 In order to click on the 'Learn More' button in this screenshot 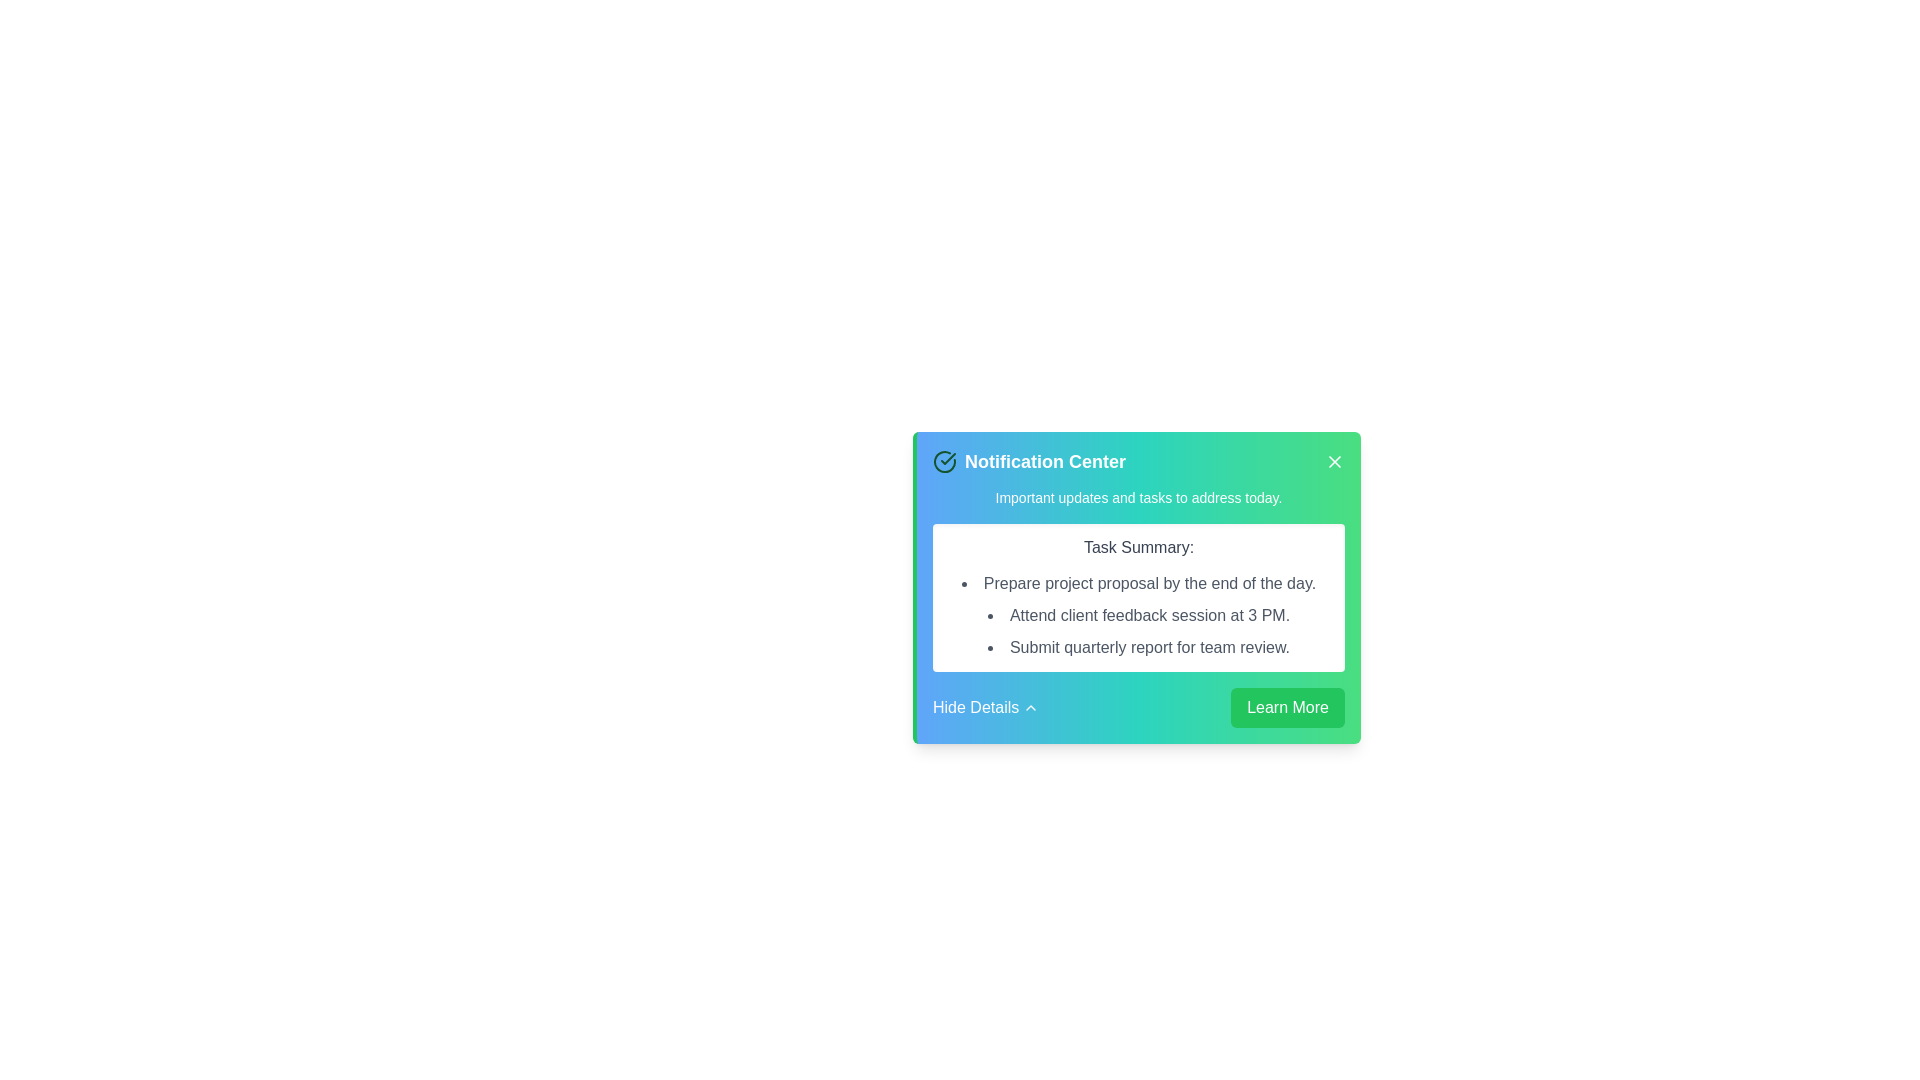, I will do `click(1288, 707)`.